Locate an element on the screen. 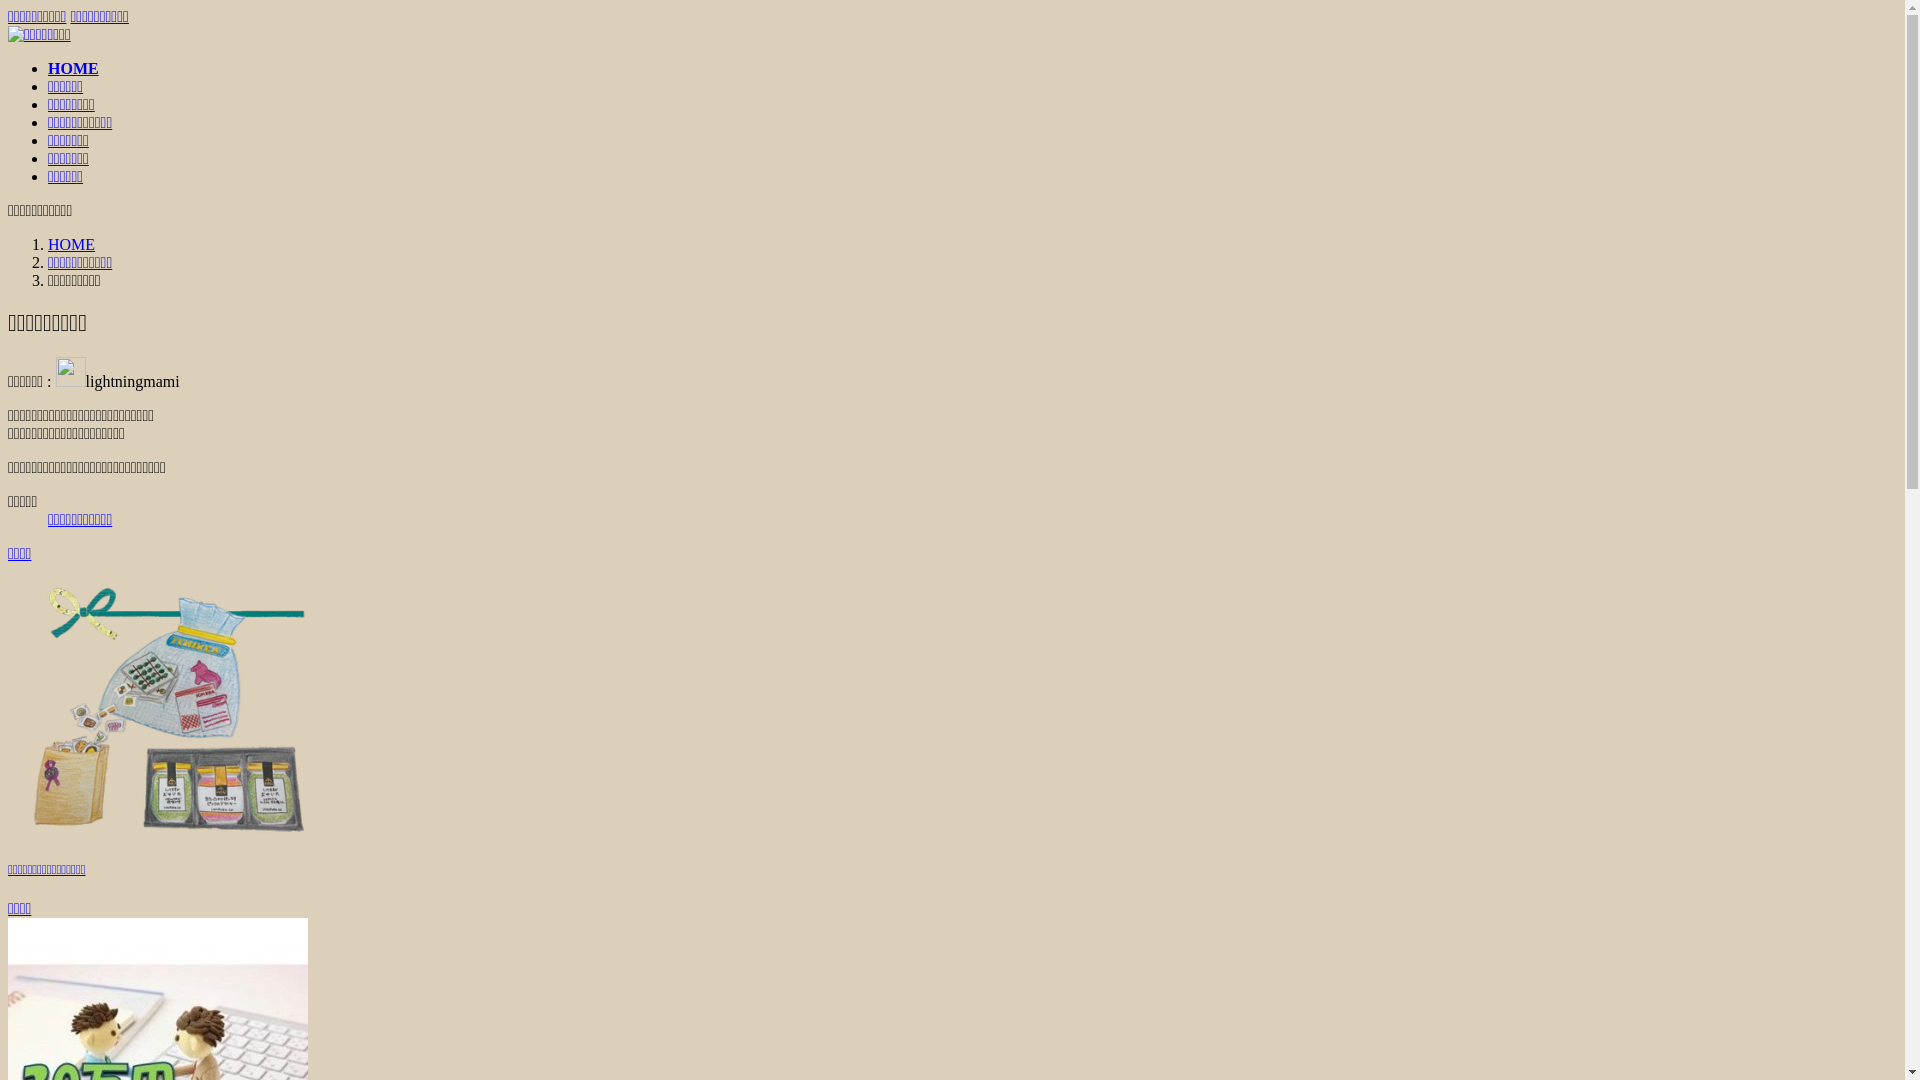 This screenshot has height=1080, width=1920. 'HOME' is located at coordinates (48, 243).